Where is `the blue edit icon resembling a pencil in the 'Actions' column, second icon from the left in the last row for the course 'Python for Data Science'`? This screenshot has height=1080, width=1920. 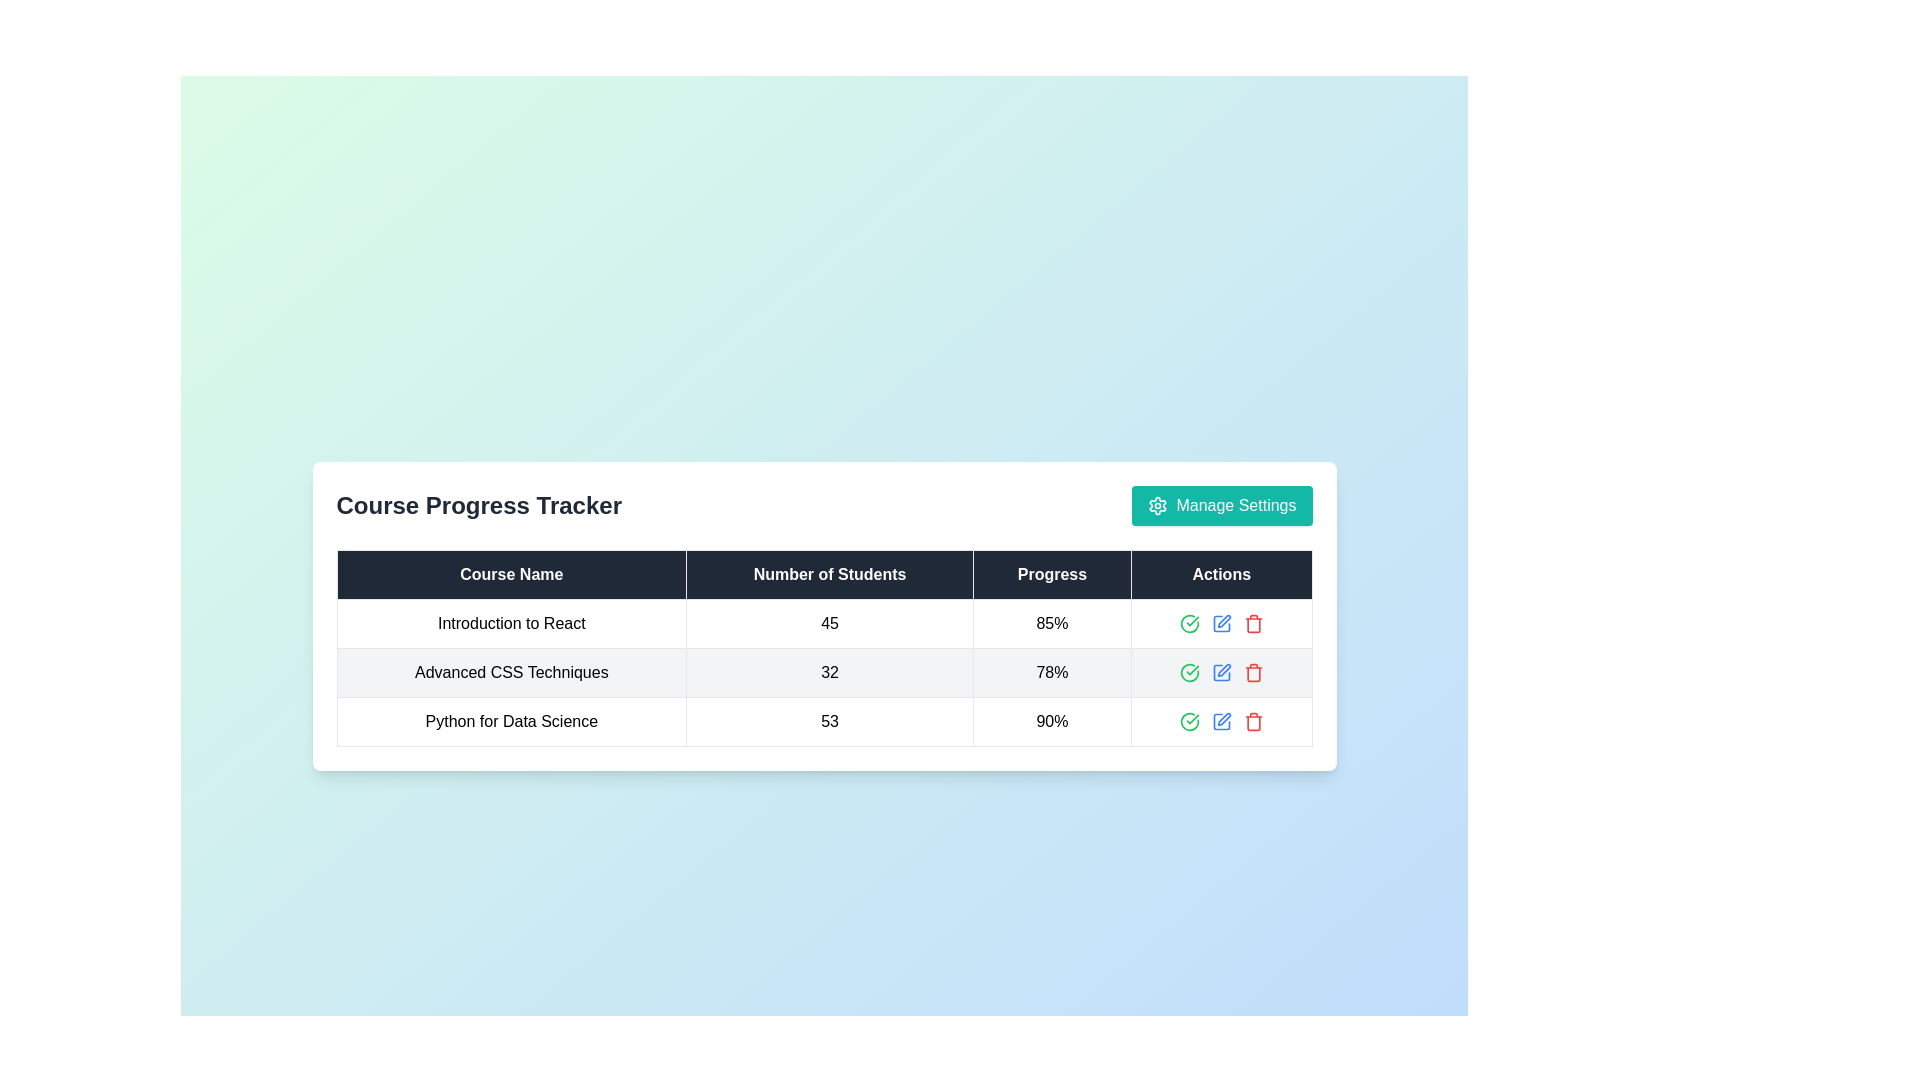 the blue edit icon resembling a pencil in the 'Actions' column, second icon from the left in the last row for the course 'Python for Data Science' is located at coordinates (1220, 721).